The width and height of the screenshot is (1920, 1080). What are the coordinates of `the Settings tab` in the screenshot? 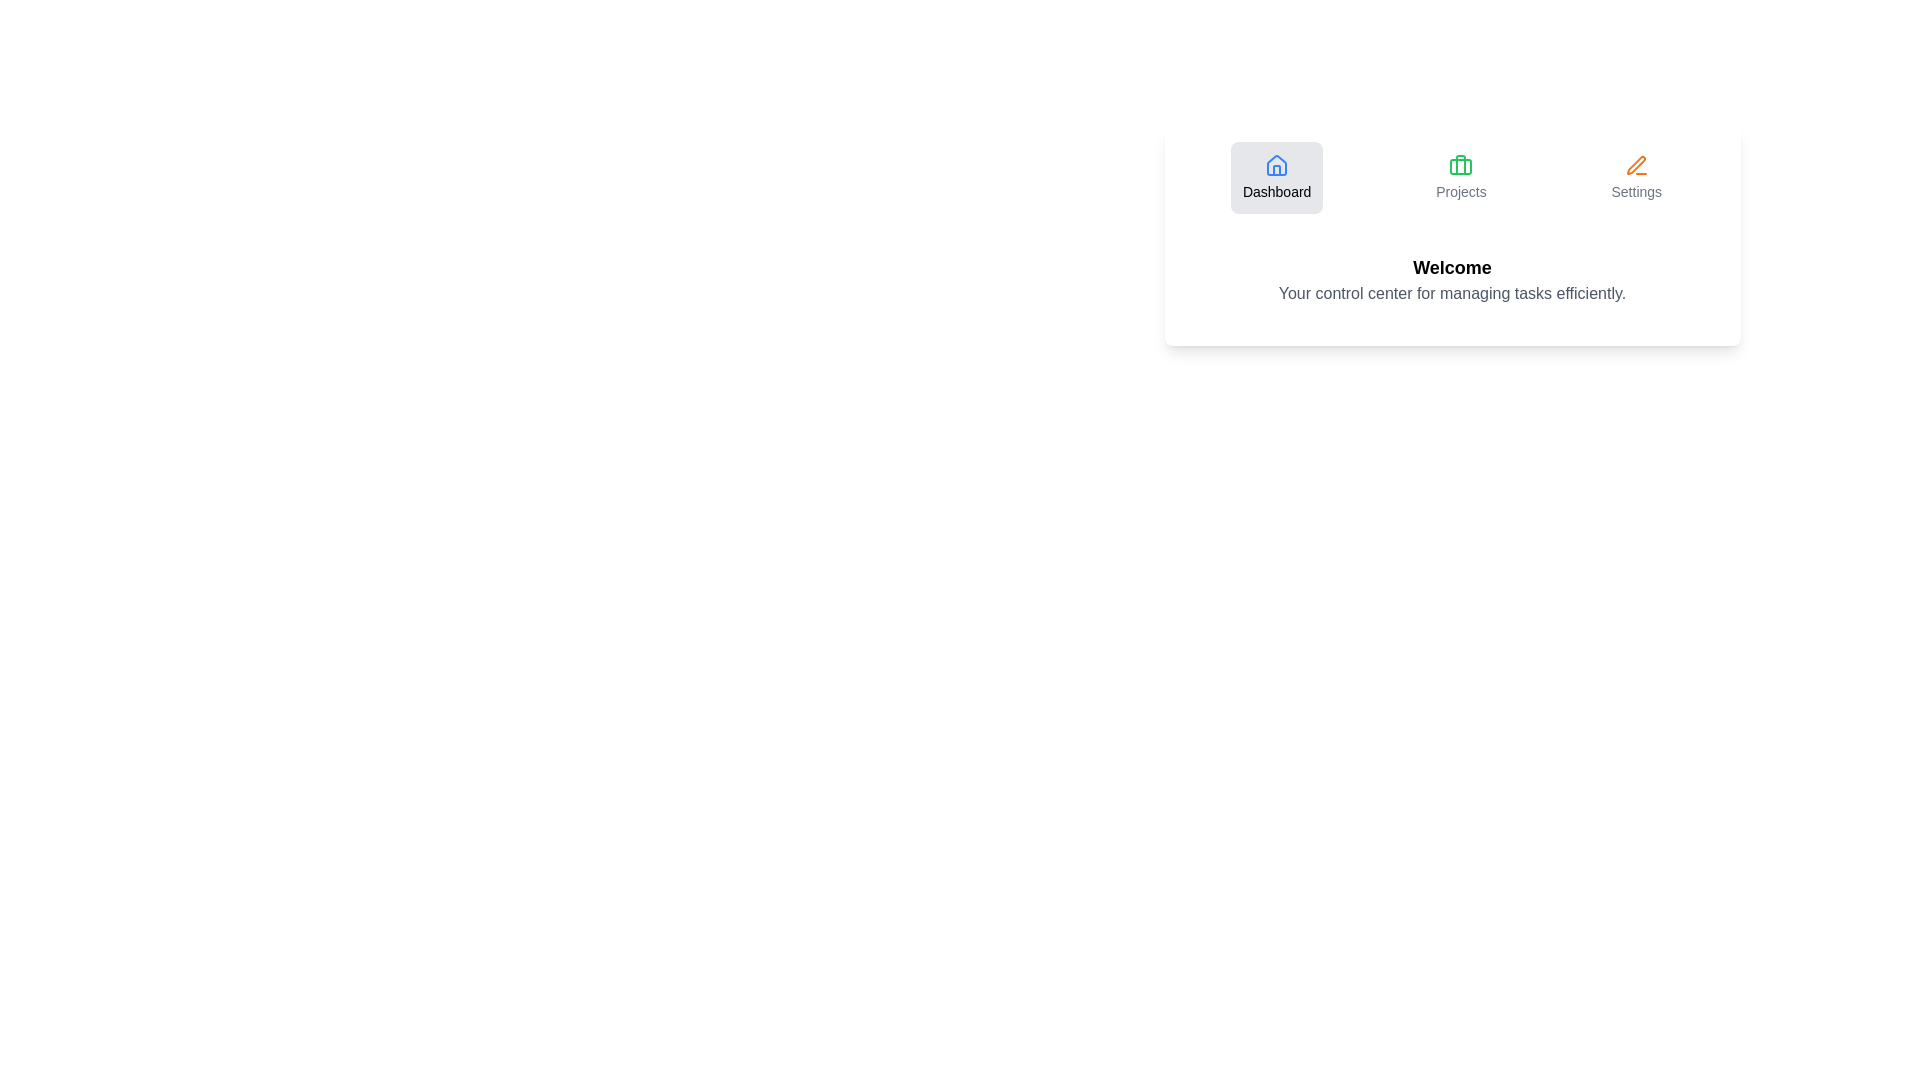 It's located at (1636, 176).